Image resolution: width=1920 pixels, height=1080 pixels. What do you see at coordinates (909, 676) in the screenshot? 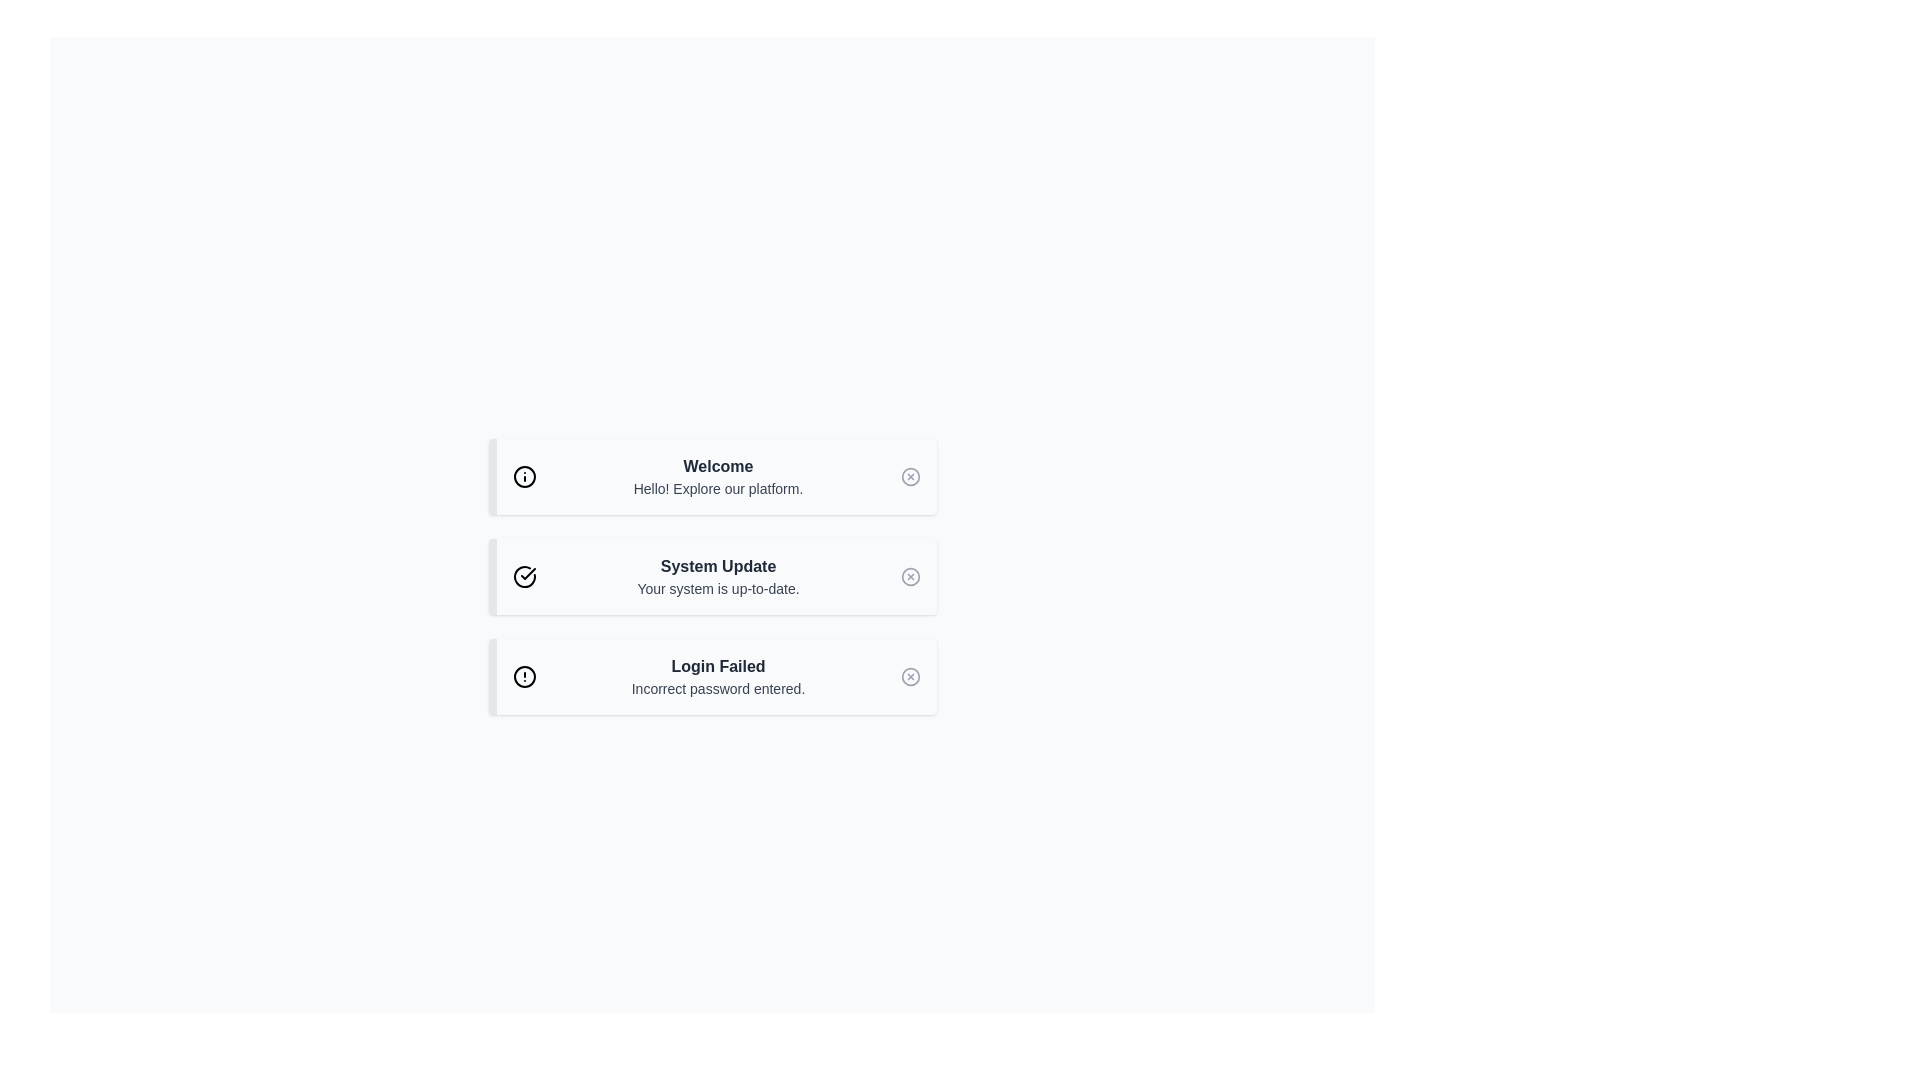
I see `the circular close button with crossed lines located to the far-right of the 'Login Failed' notification in the third row of alerts` at bounding box center [909, 676].